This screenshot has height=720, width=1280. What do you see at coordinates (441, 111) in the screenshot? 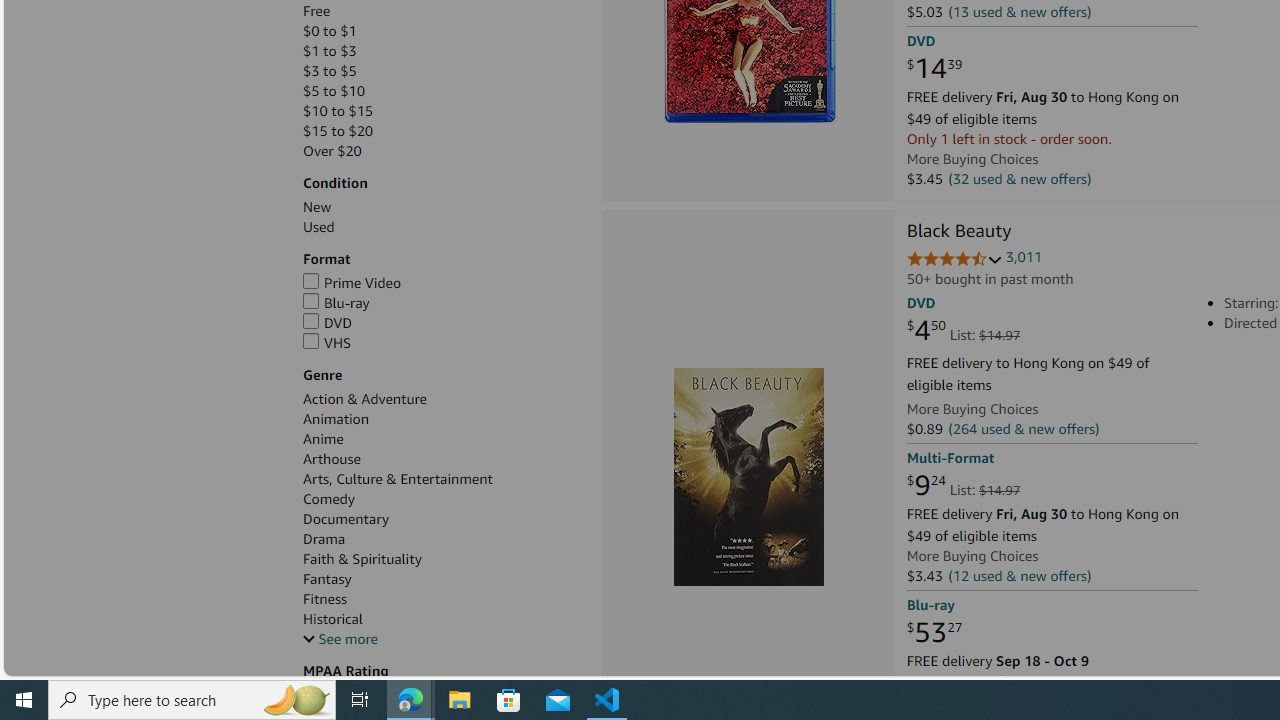
I see `'$10 to $15'` at bounding box center [441, 111].